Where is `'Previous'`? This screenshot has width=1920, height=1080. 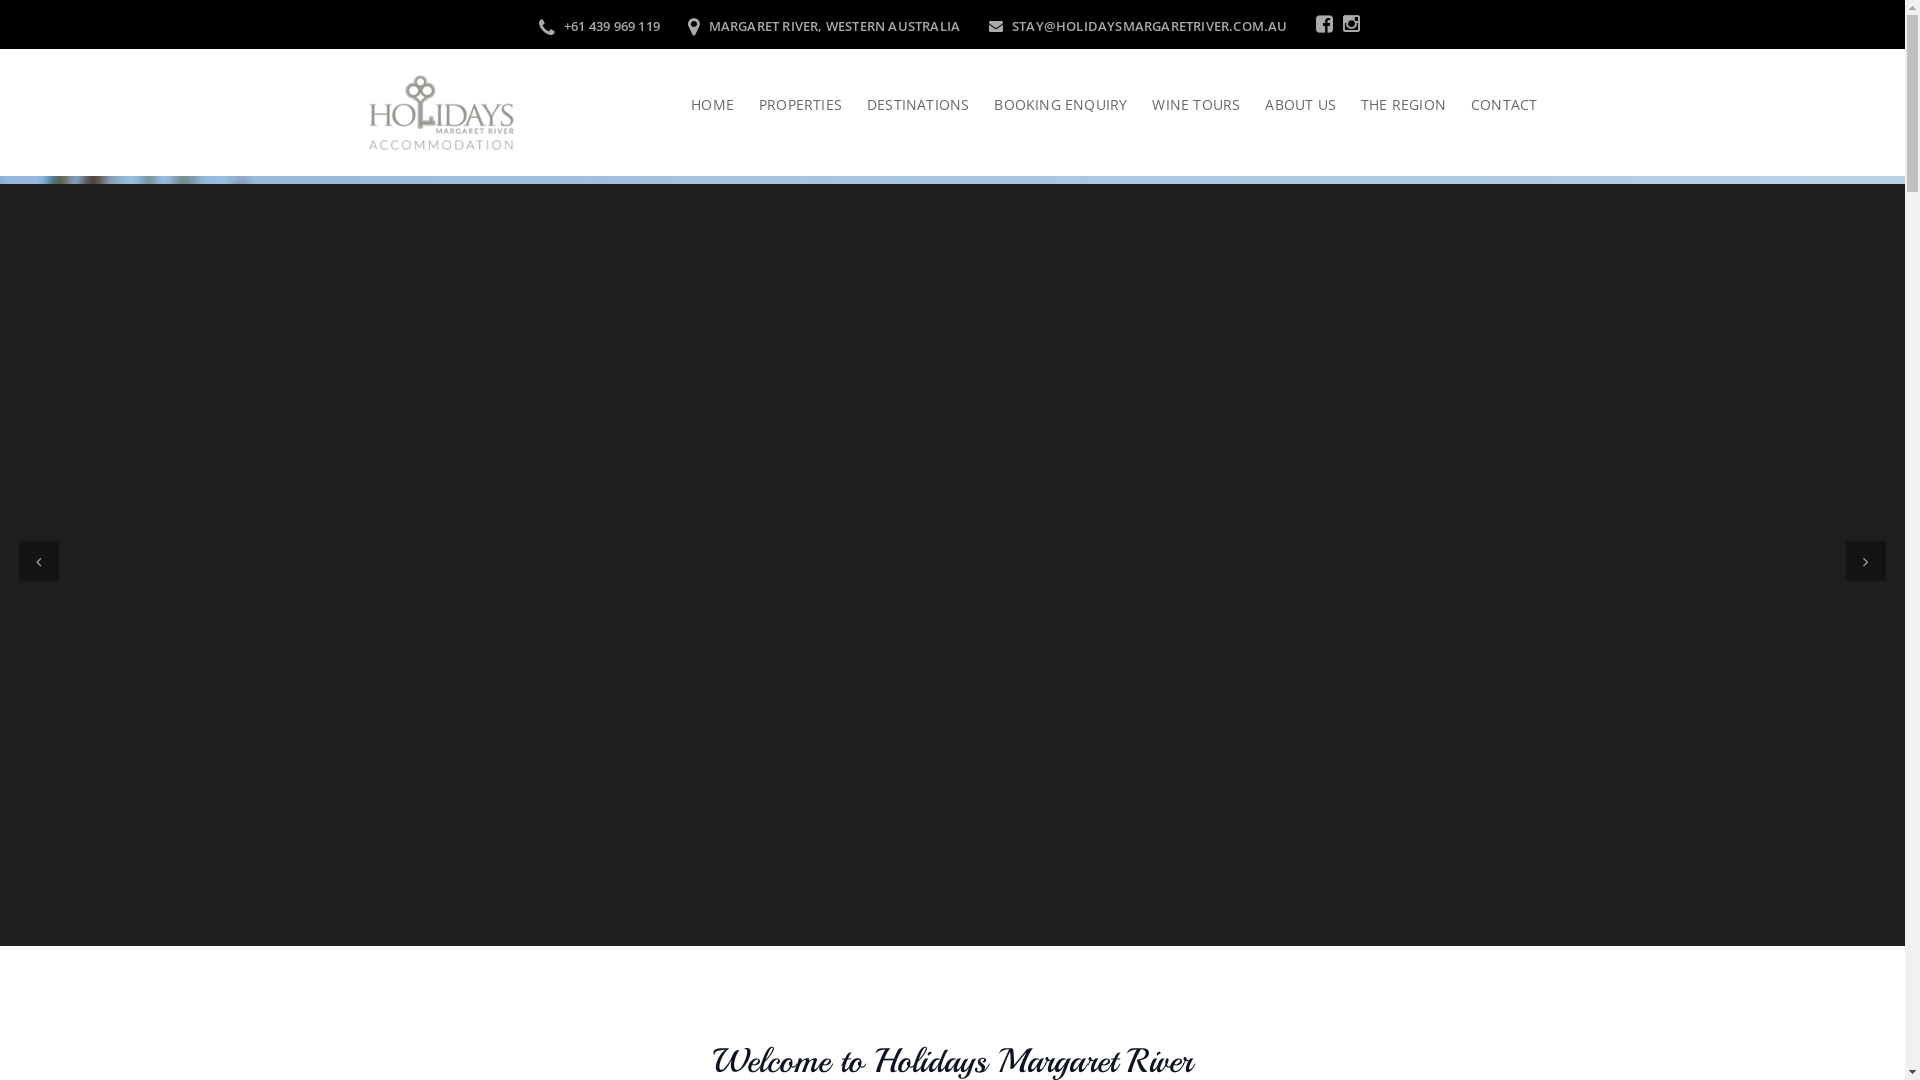
'Previous' is located at coordinates (38, 560).